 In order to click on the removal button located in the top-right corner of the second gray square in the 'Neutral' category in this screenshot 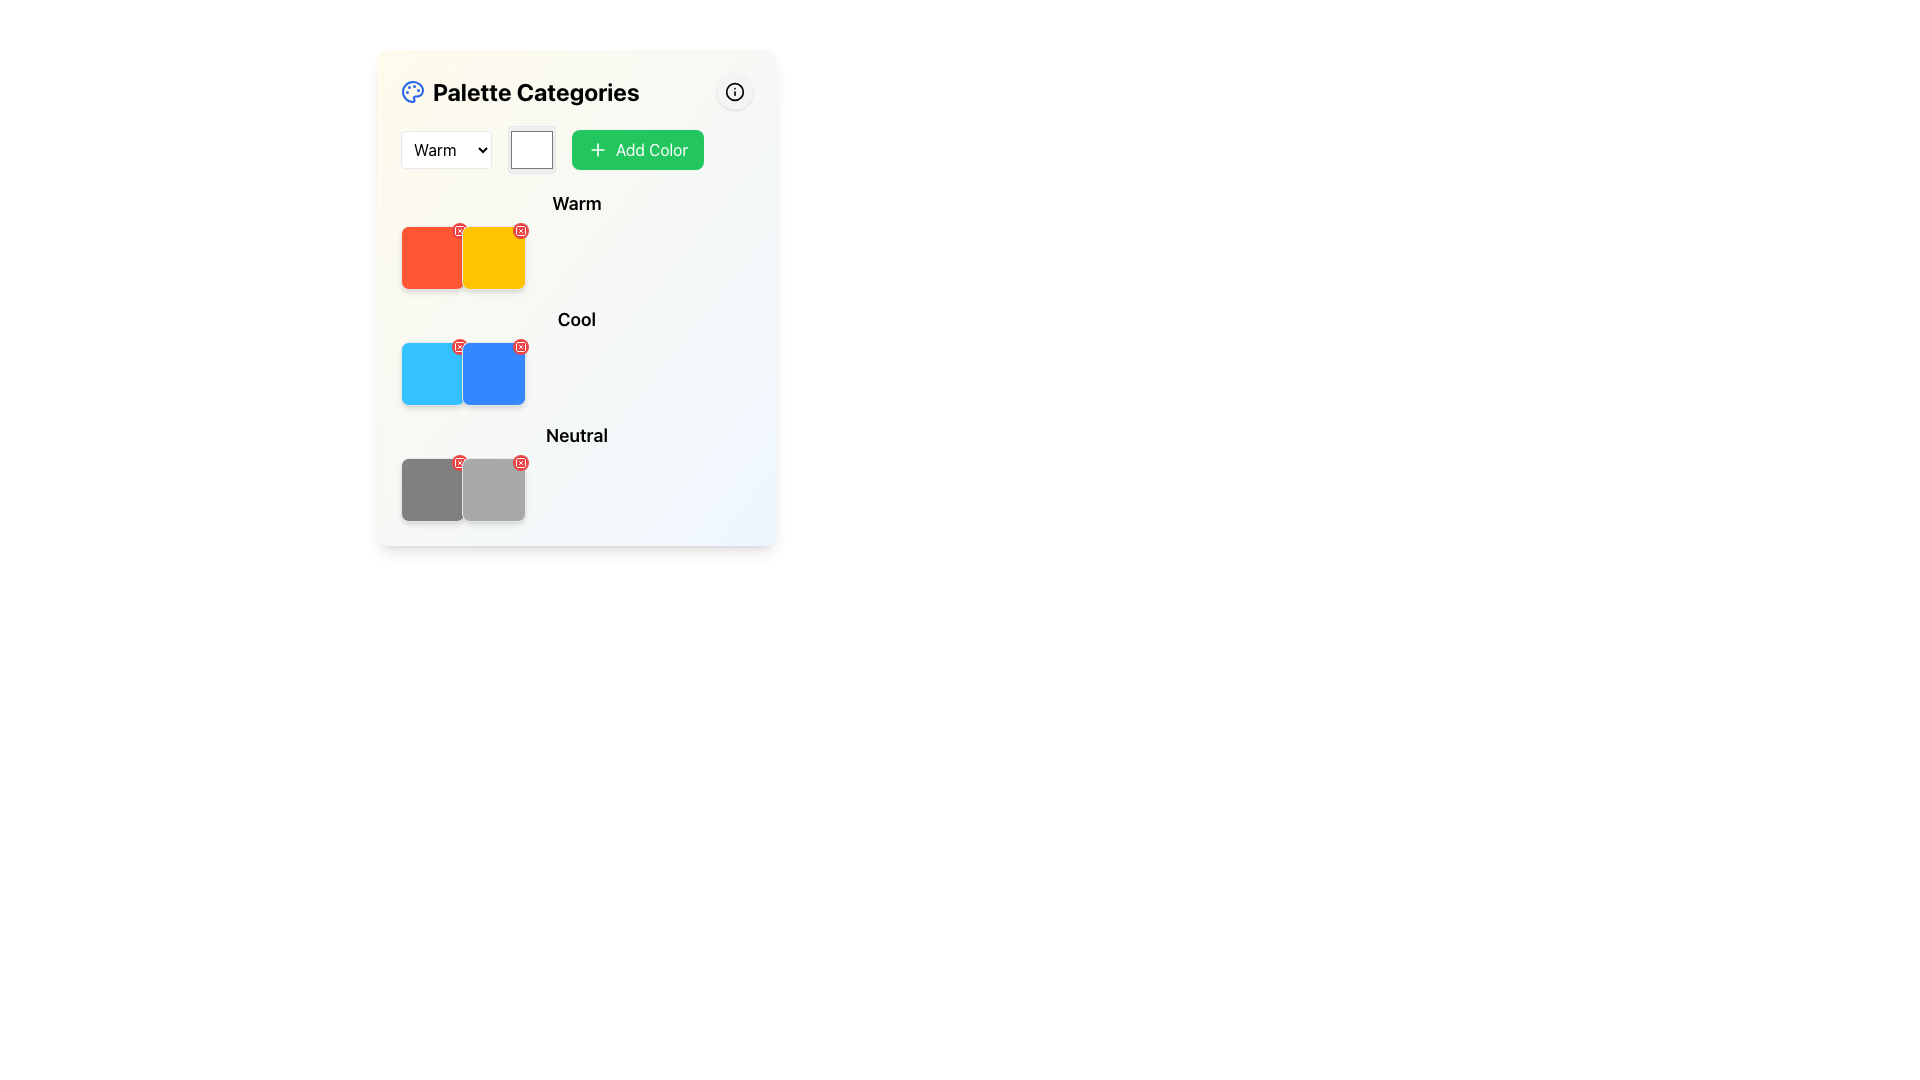, I will do `click(459, 462)`.